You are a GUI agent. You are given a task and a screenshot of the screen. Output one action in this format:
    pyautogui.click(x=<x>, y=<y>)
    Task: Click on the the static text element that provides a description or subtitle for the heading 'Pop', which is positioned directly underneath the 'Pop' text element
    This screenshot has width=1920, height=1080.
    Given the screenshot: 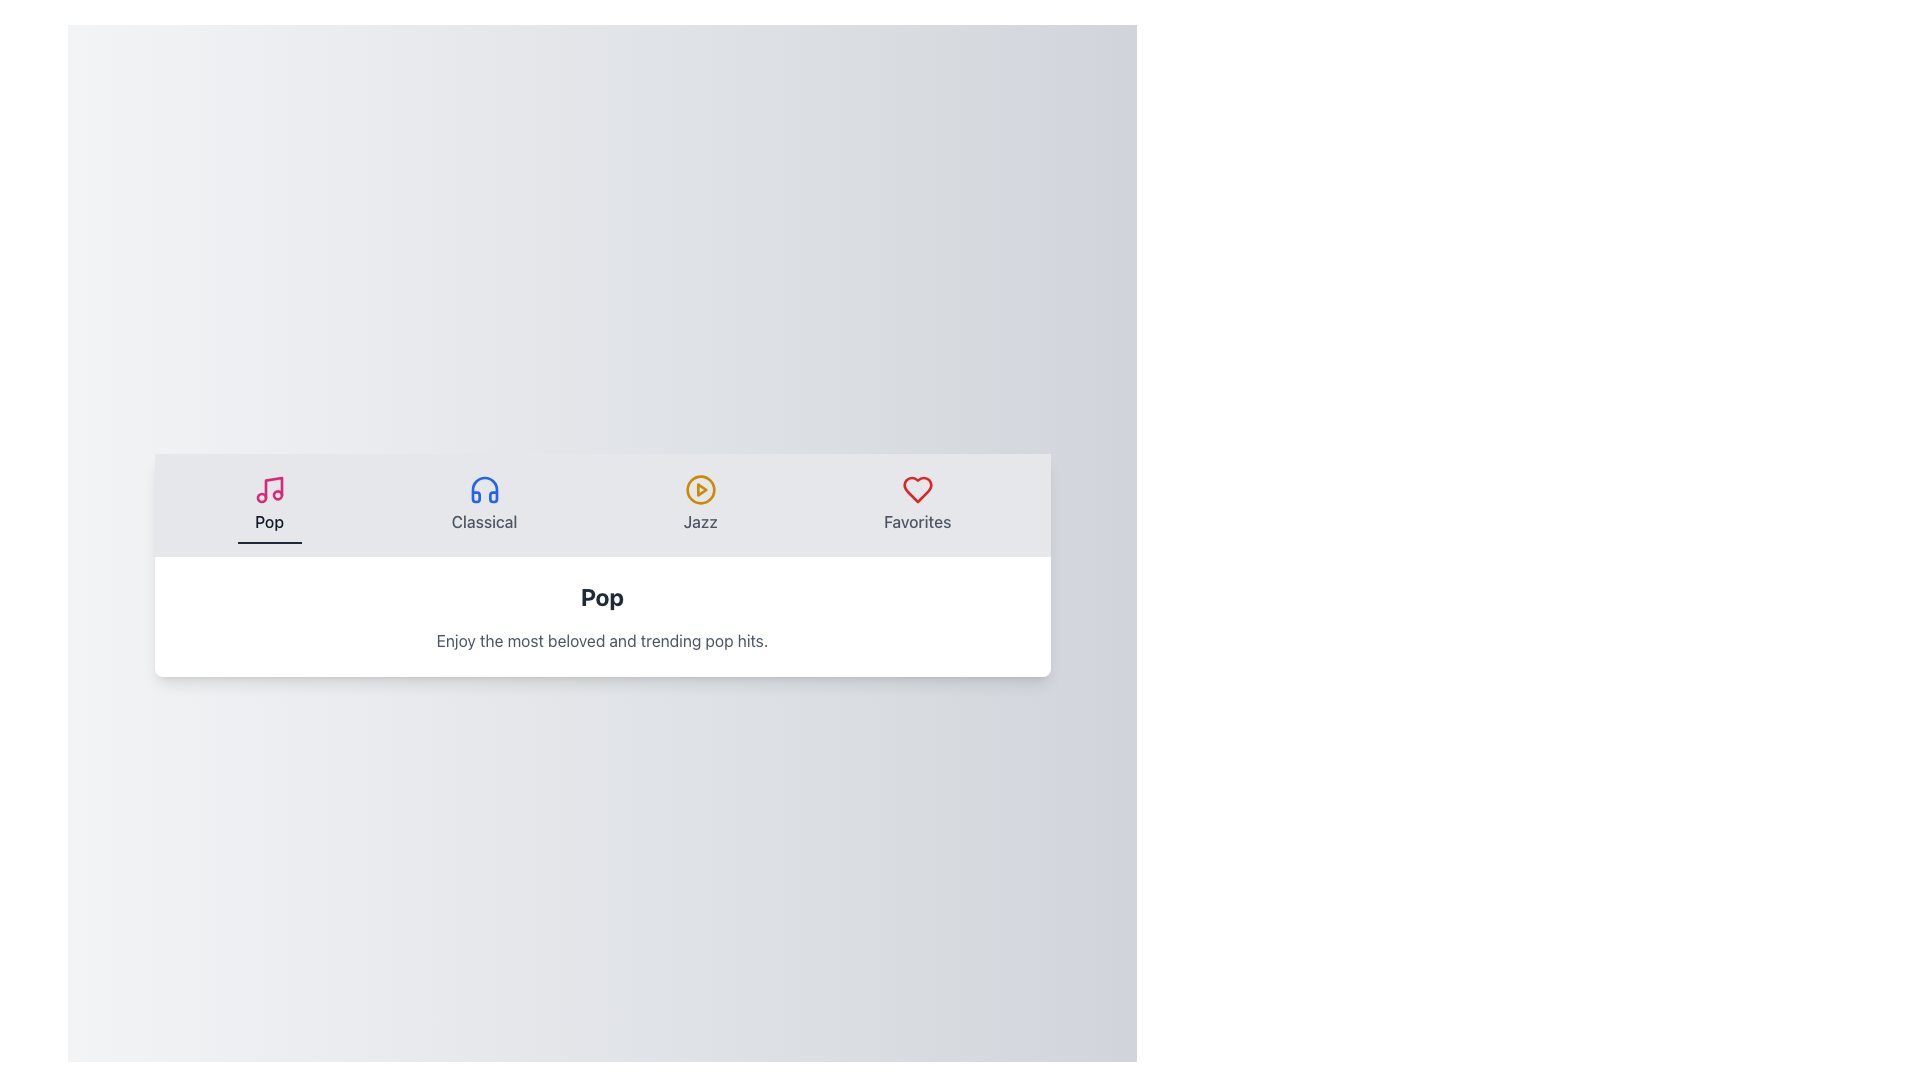 What is the action you would take?
    pyautogui.click(x=601, y=640)
    